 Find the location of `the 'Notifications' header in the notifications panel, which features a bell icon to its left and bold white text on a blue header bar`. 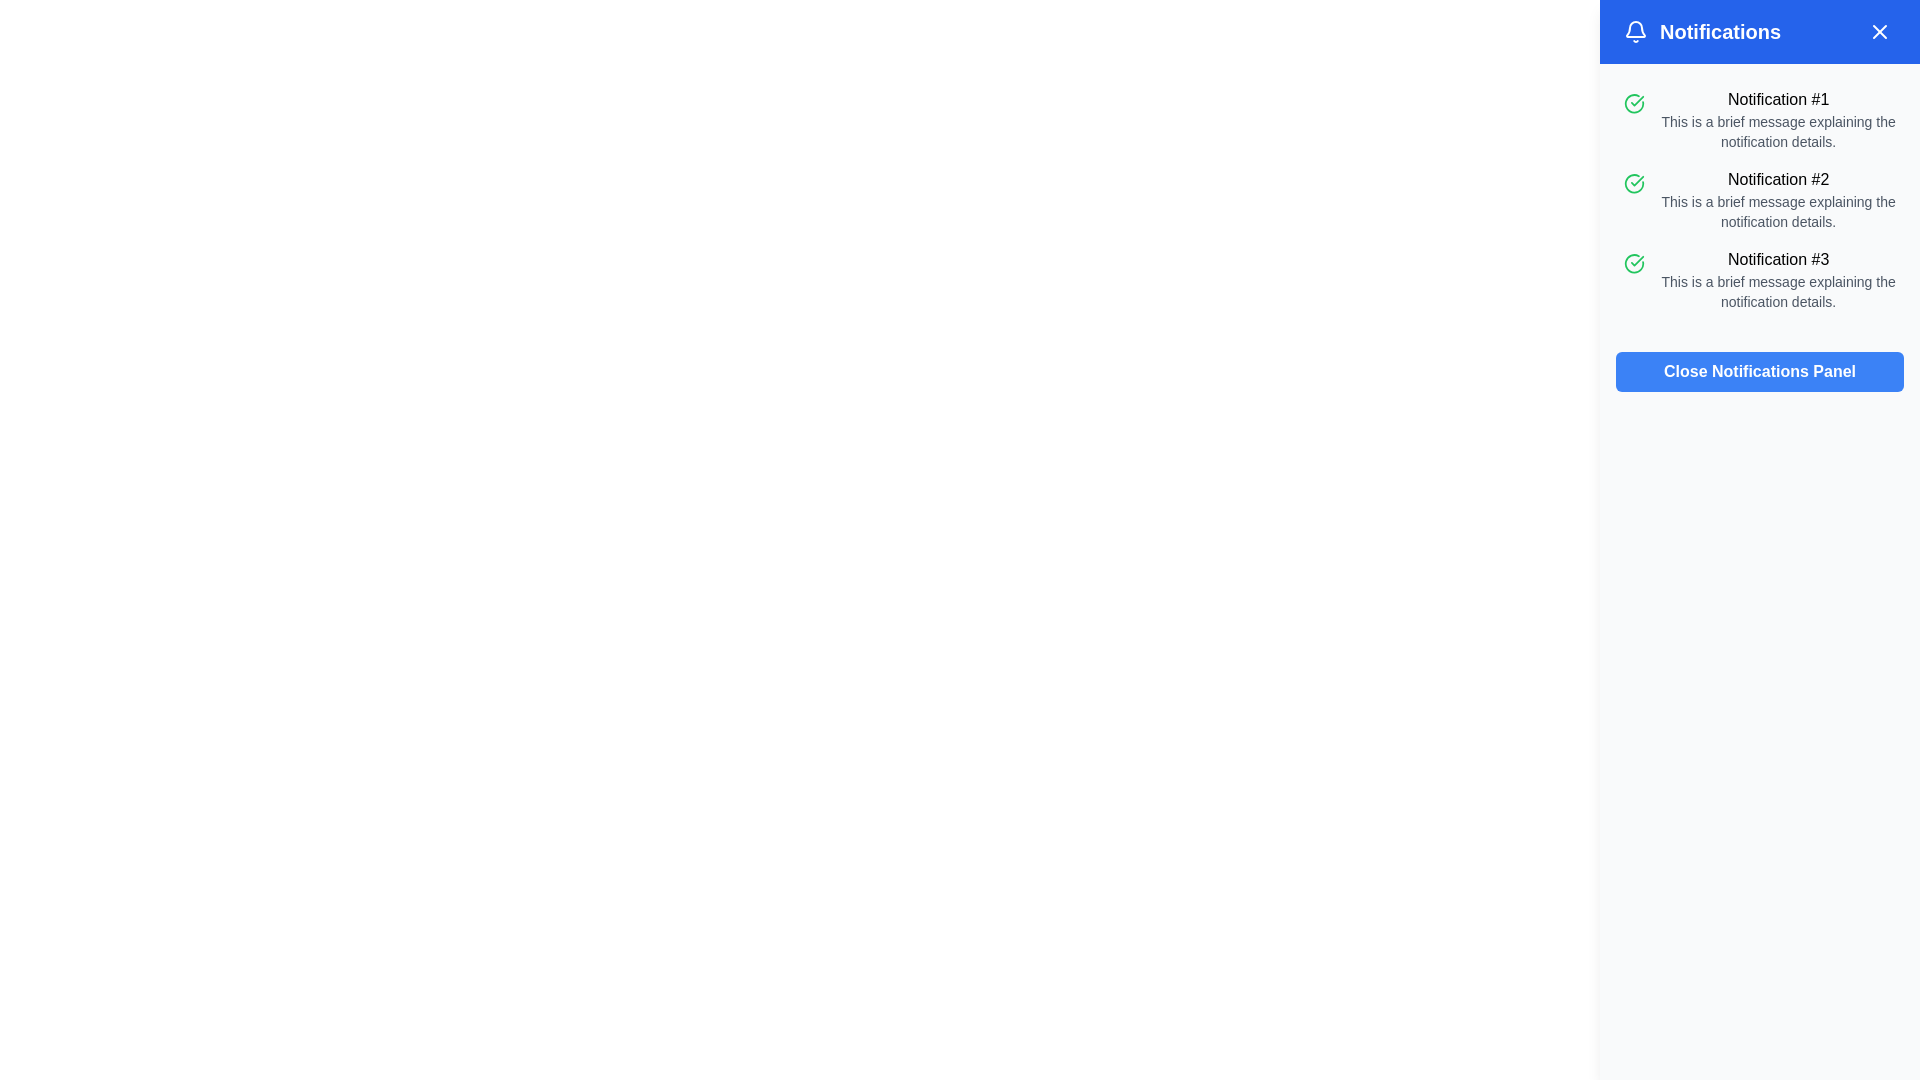

the 'Notifications' header in the notifications panel, which features a bell icon to its left and bold white text on a blue header bar is located at coordinates (1701, 31).